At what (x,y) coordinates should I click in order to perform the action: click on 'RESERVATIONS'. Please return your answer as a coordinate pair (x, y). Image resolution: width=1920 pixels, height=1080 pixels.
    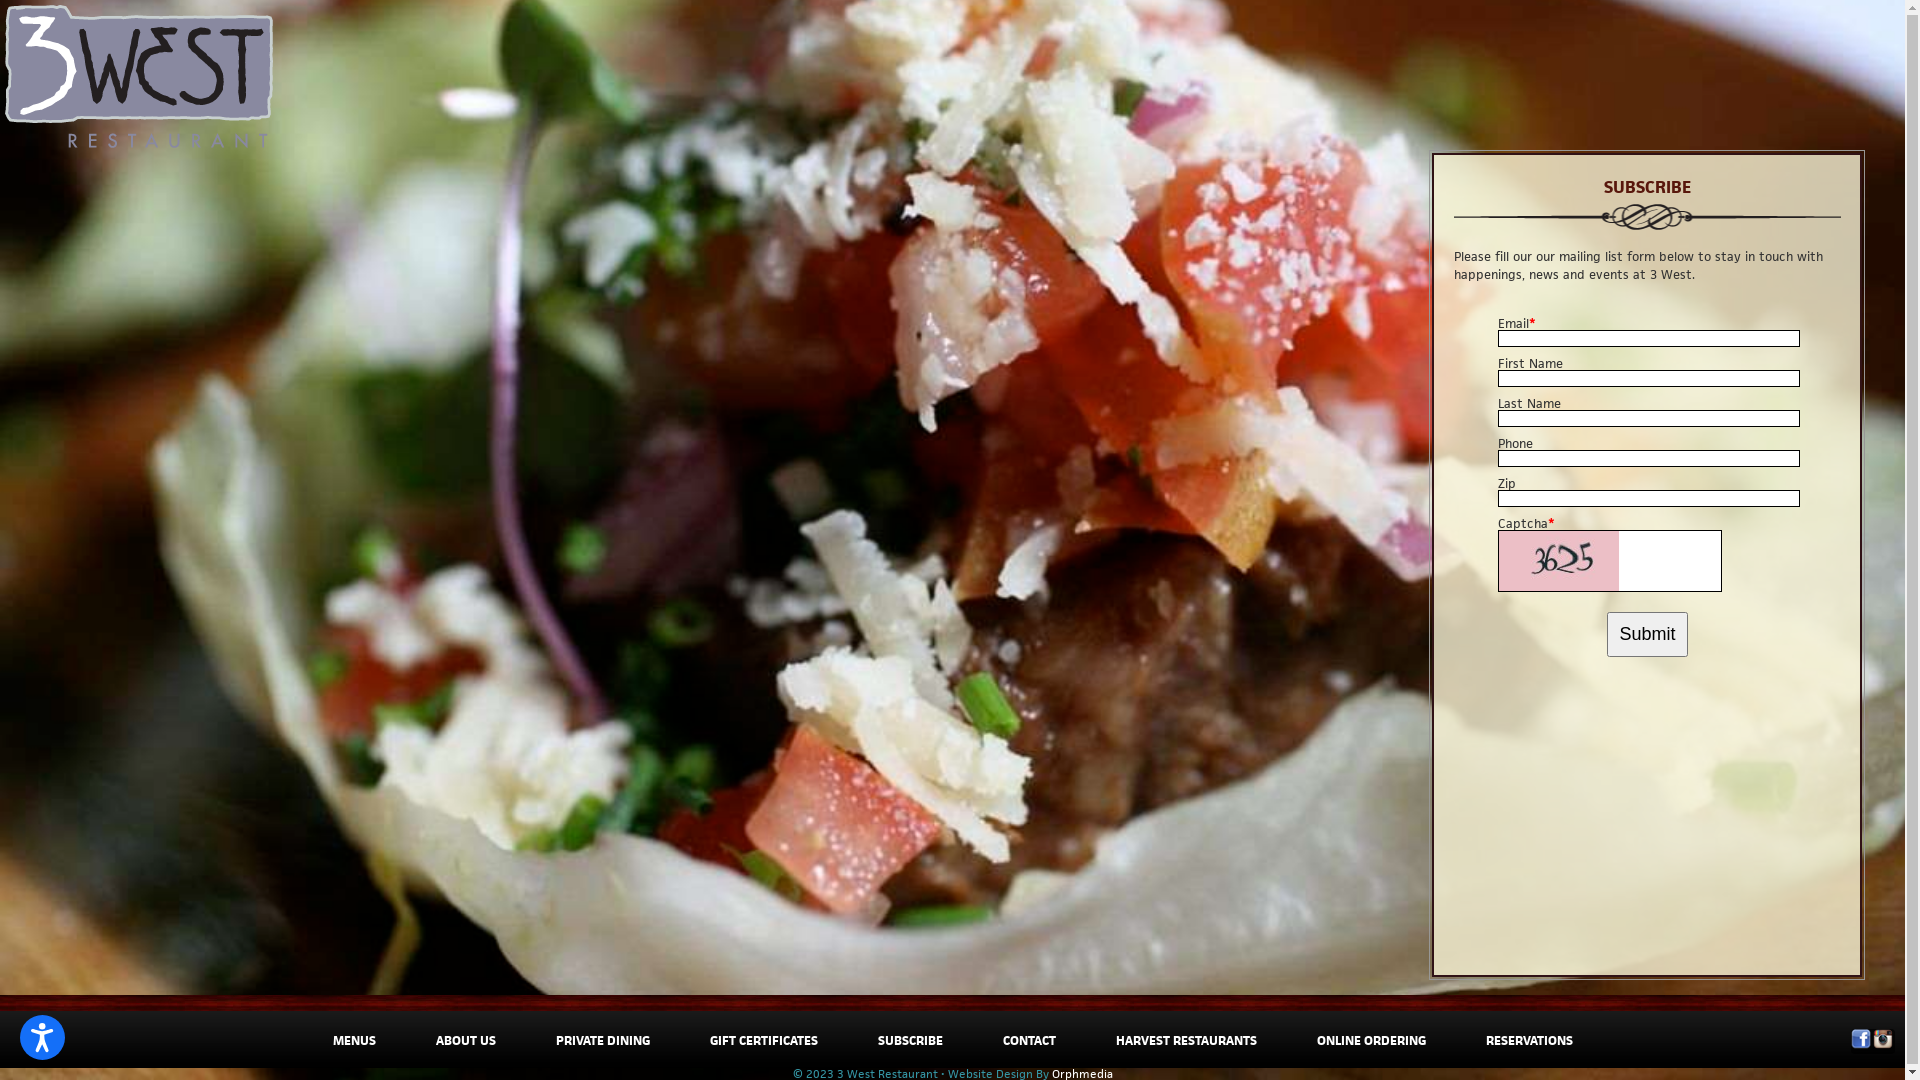
    Looking at the image, I should click on (1528, 1039).